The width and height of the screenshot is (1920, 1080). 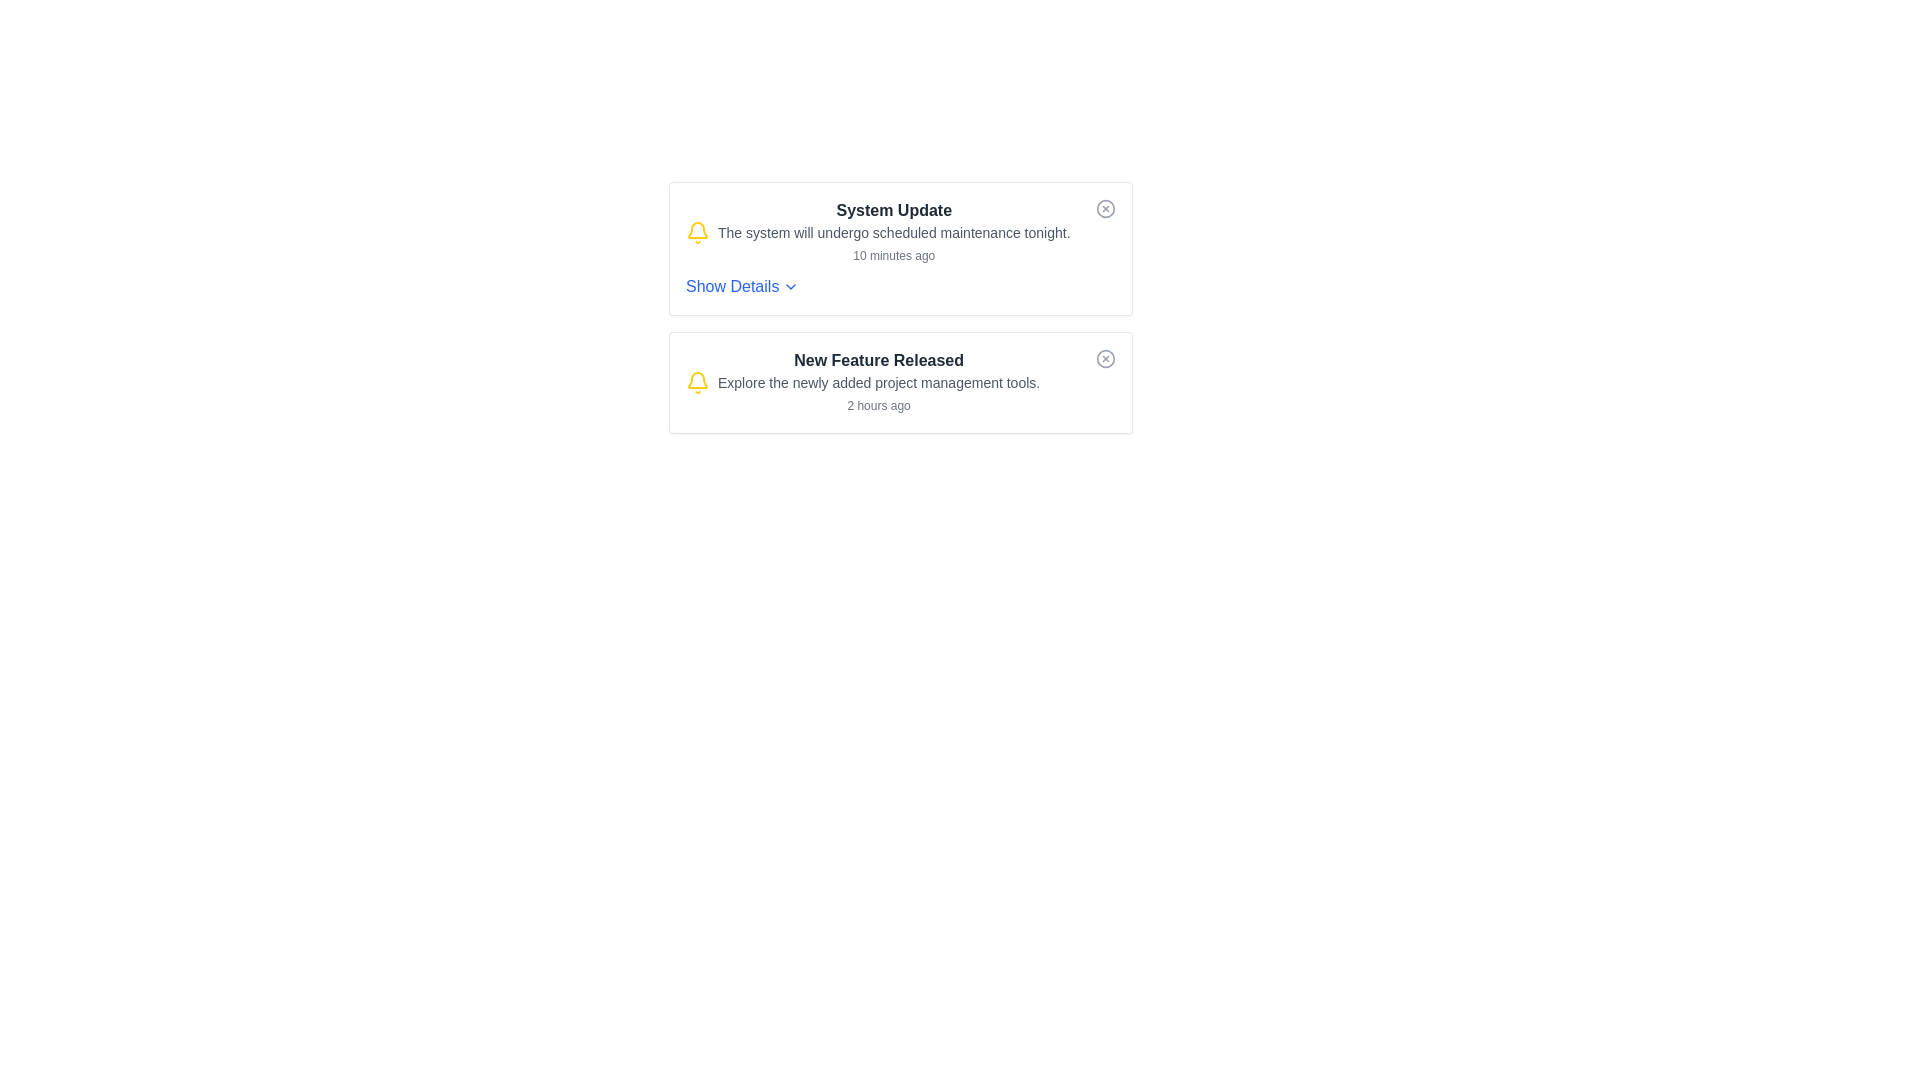 I want to click on the notification indicator icon located at the left edge of the 'System Update' notification card for status indication, so click(x=697, y=231).